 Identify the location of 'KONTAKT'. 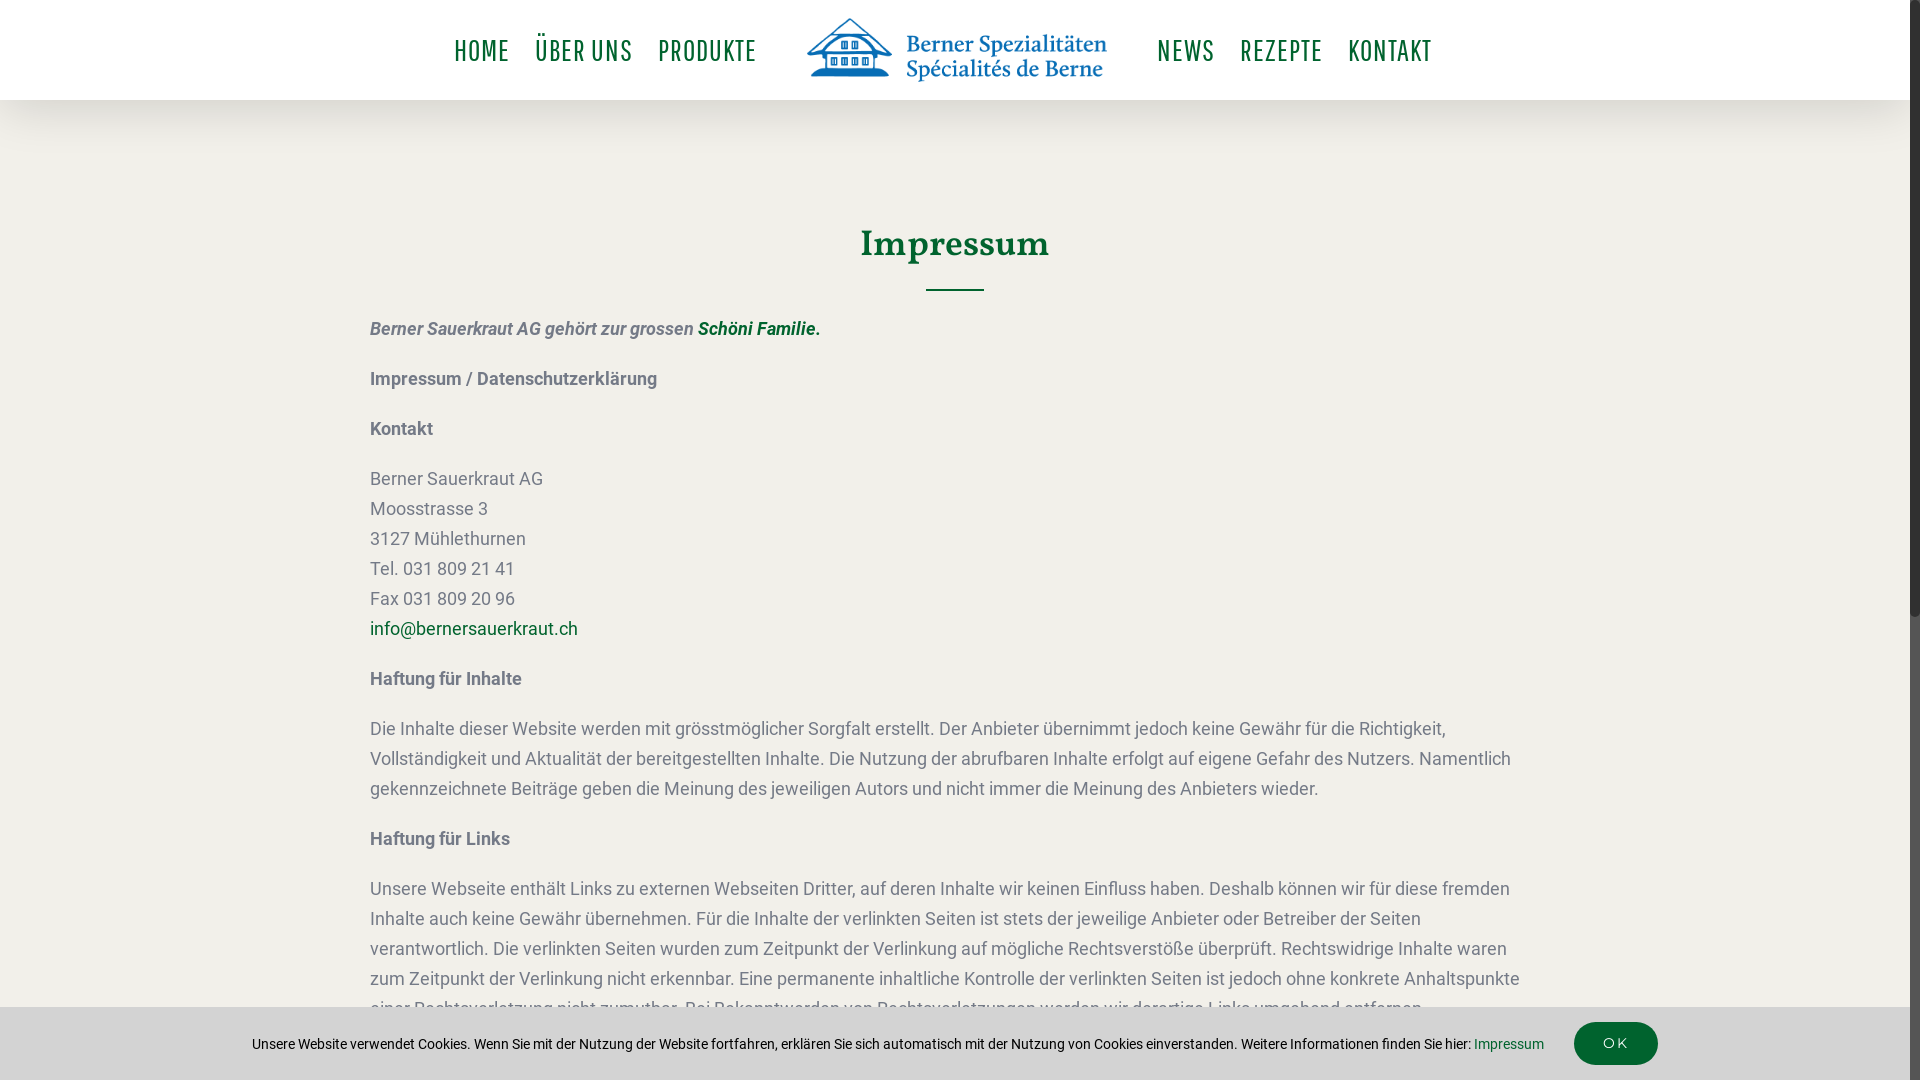
(1348, 49).